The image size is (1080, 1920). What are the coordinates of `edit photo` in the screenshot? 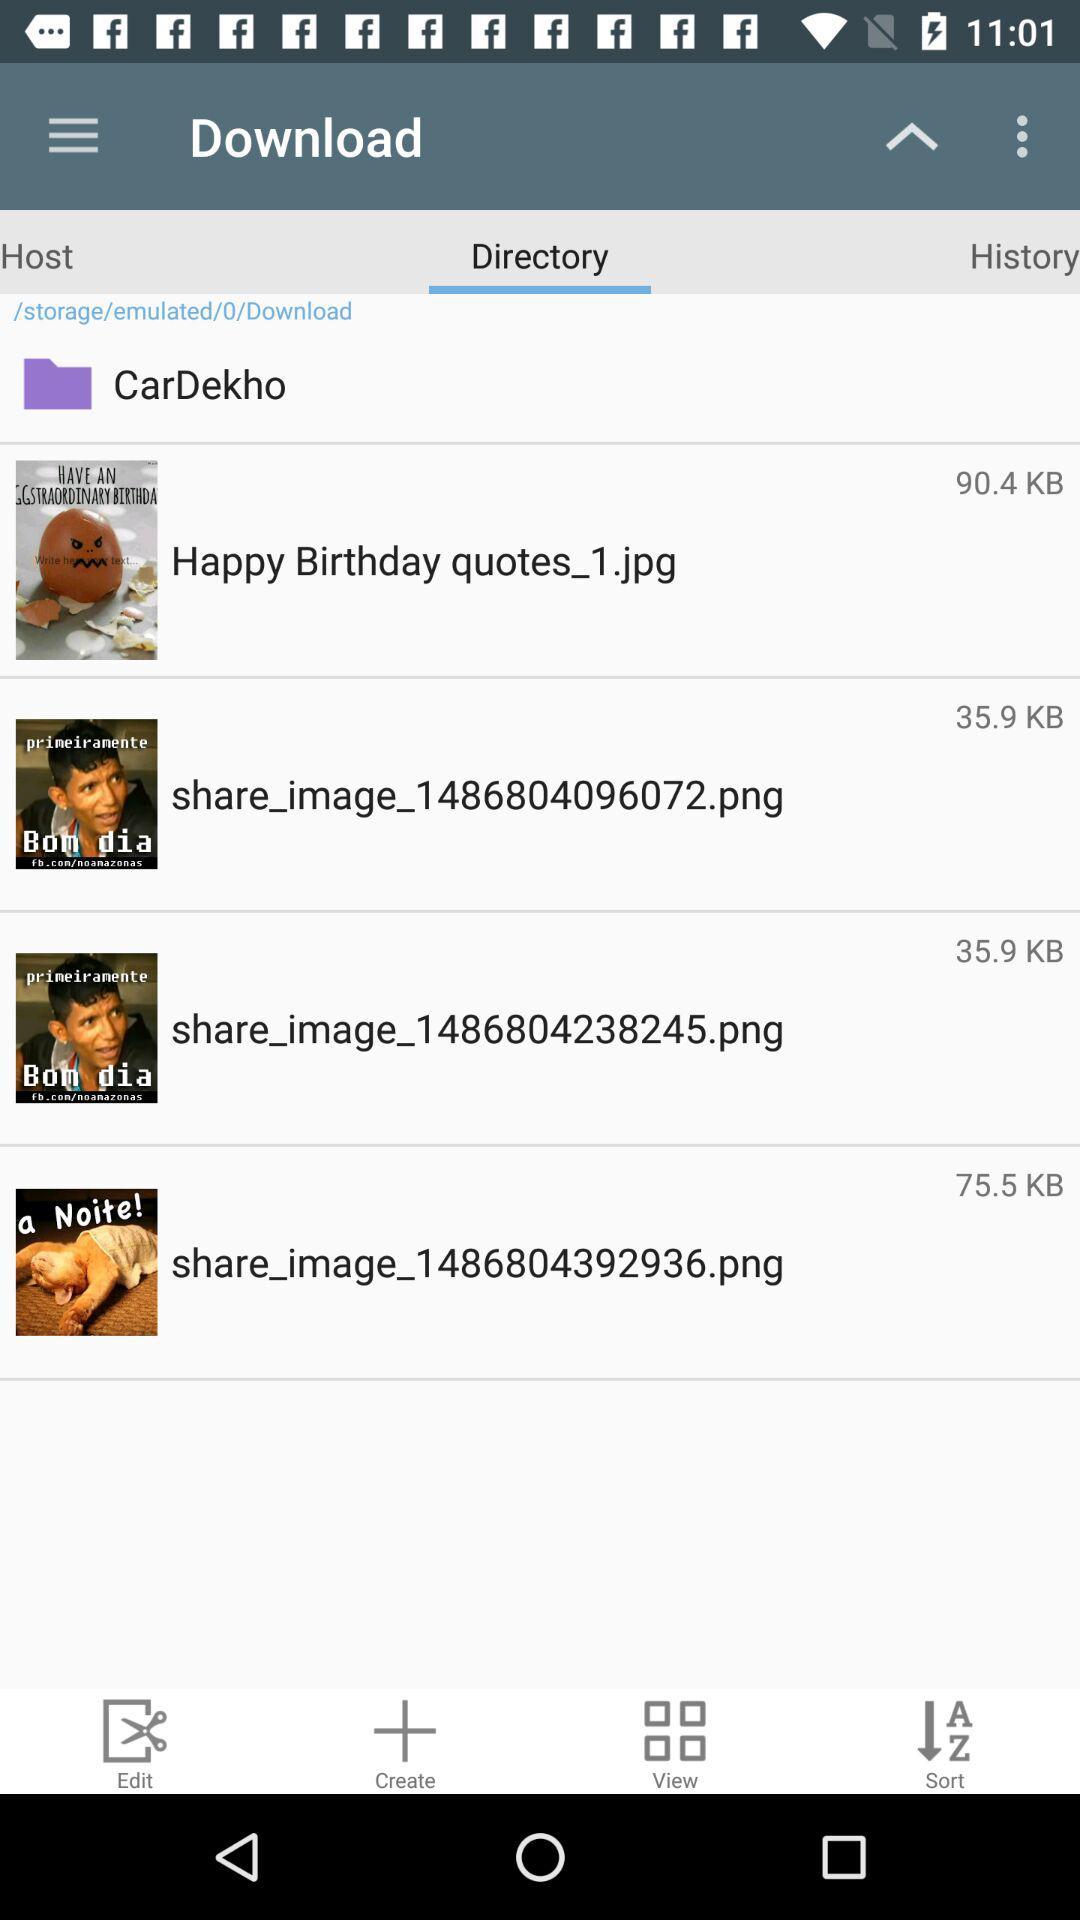 It's located at (135, 1740).